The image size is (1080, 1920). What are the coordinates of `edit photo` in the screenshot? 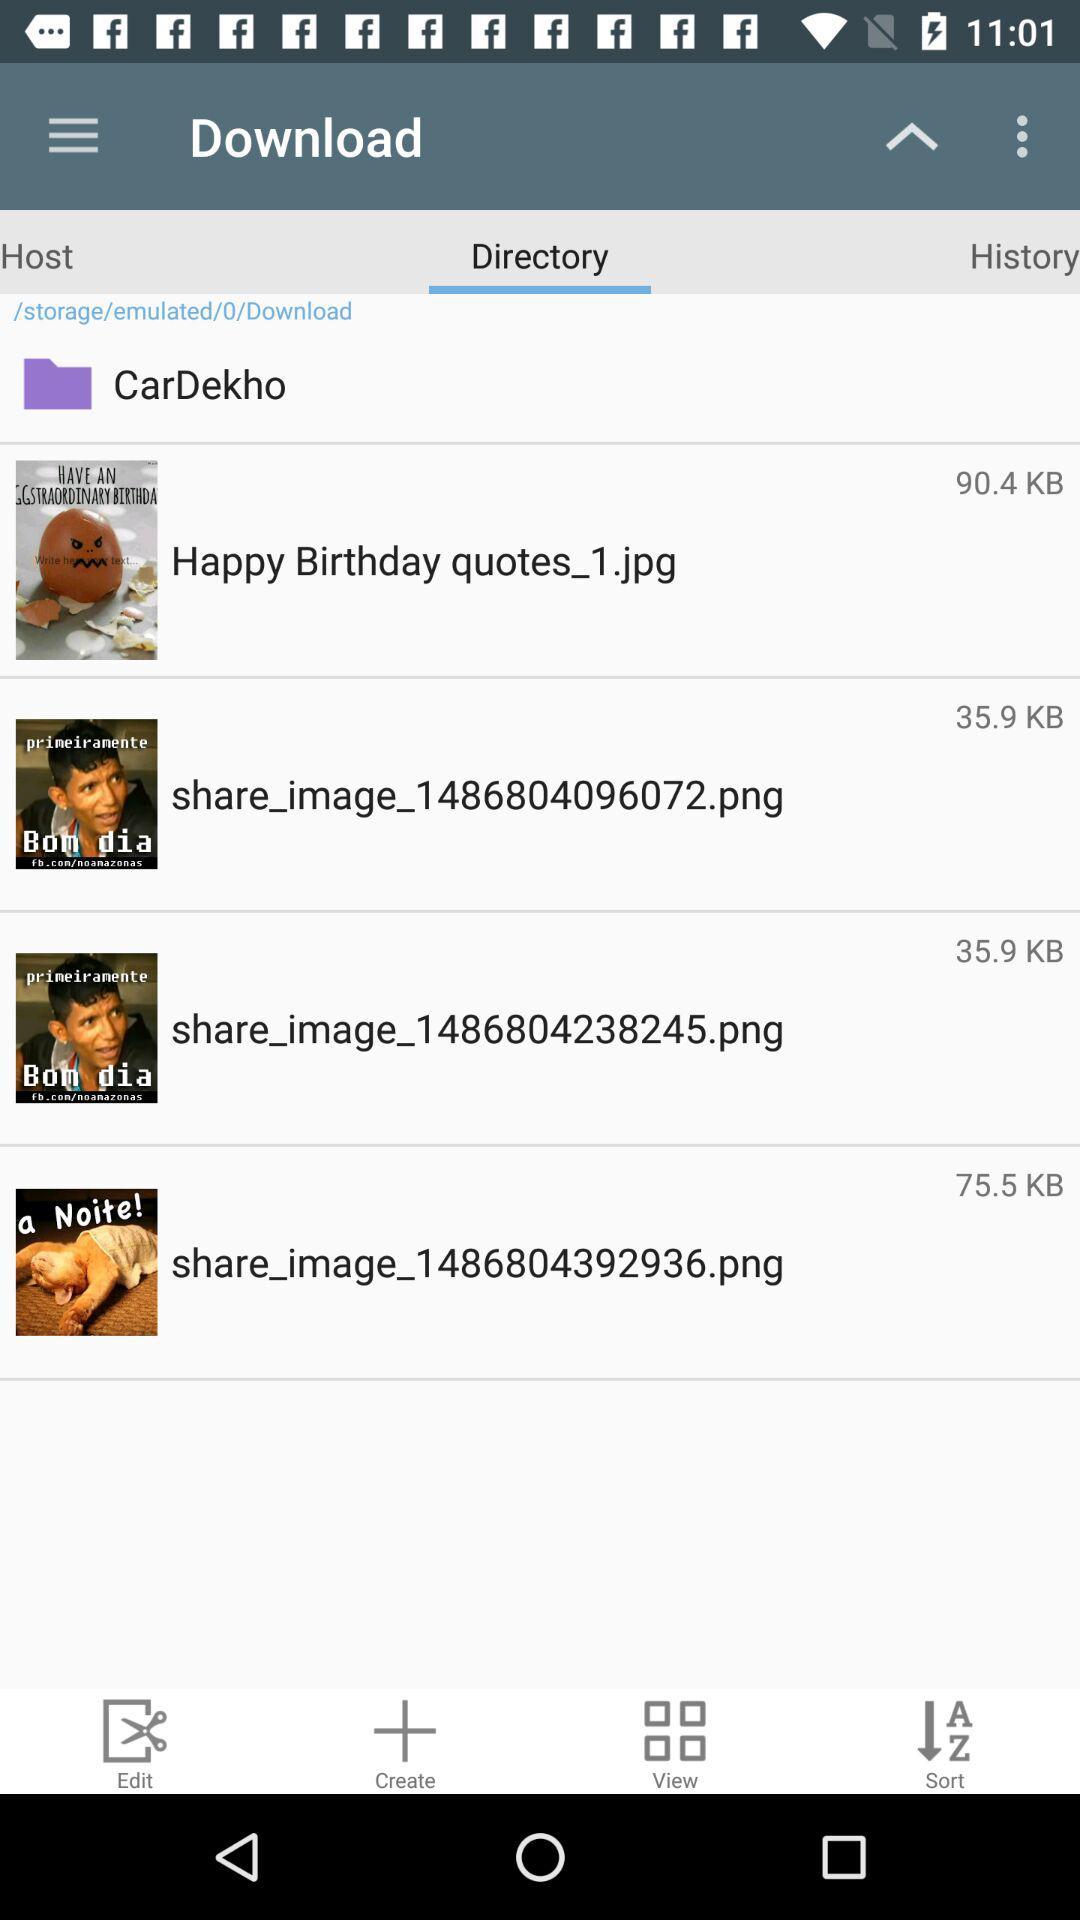 It's located at (135, 1740).